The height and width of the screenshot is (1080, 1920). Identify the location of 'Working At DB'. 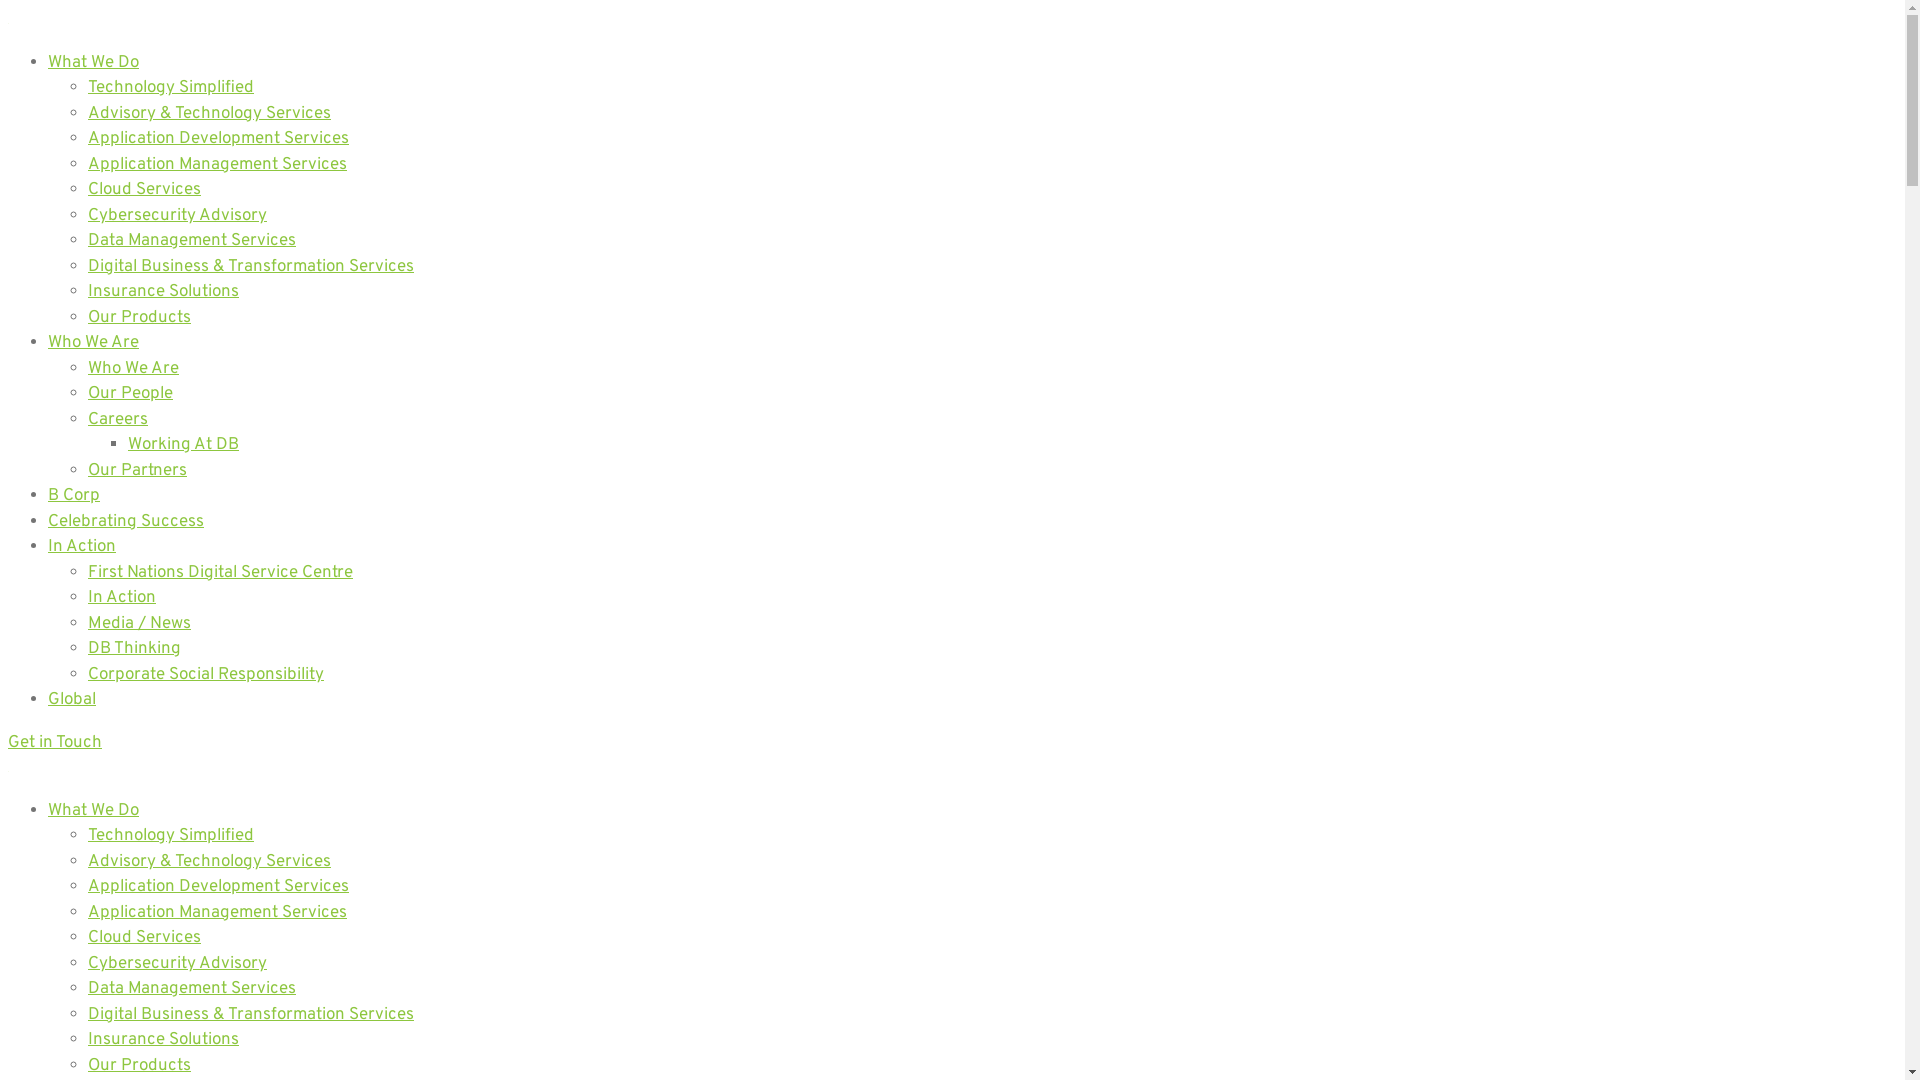
(183, 443).